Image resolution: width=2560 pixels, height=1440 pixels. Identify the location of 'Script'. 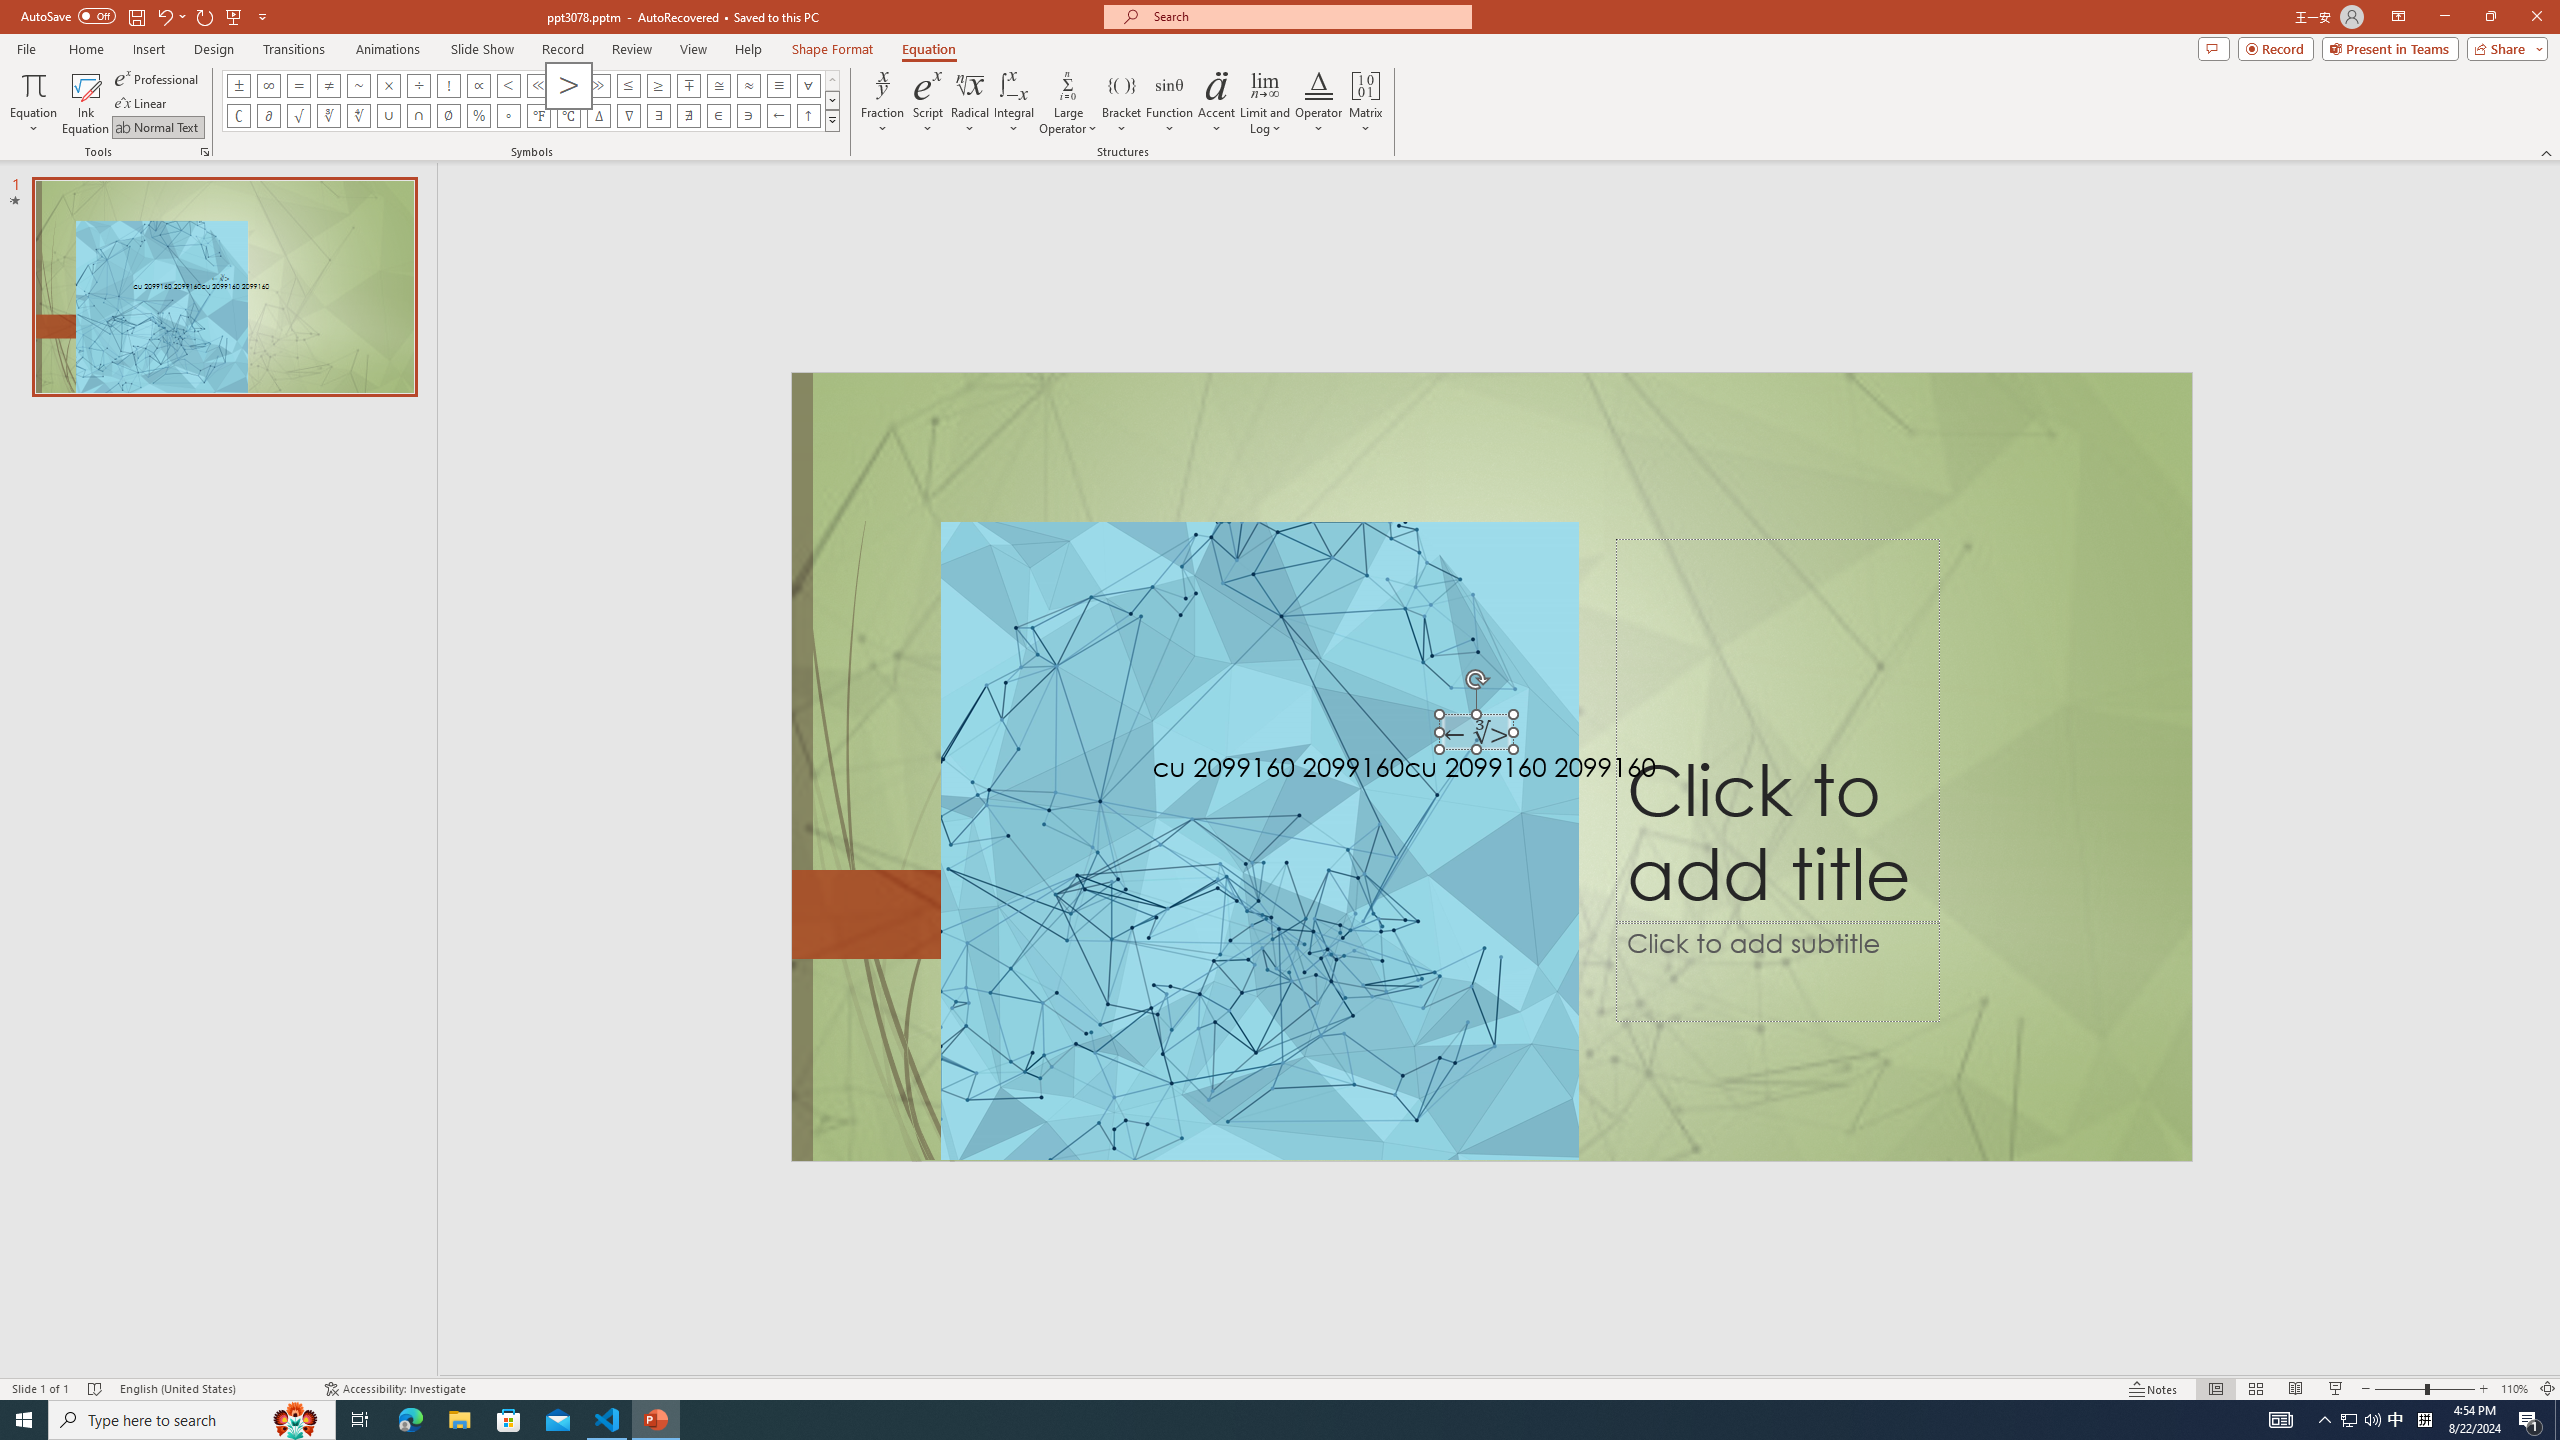
(928, 103).